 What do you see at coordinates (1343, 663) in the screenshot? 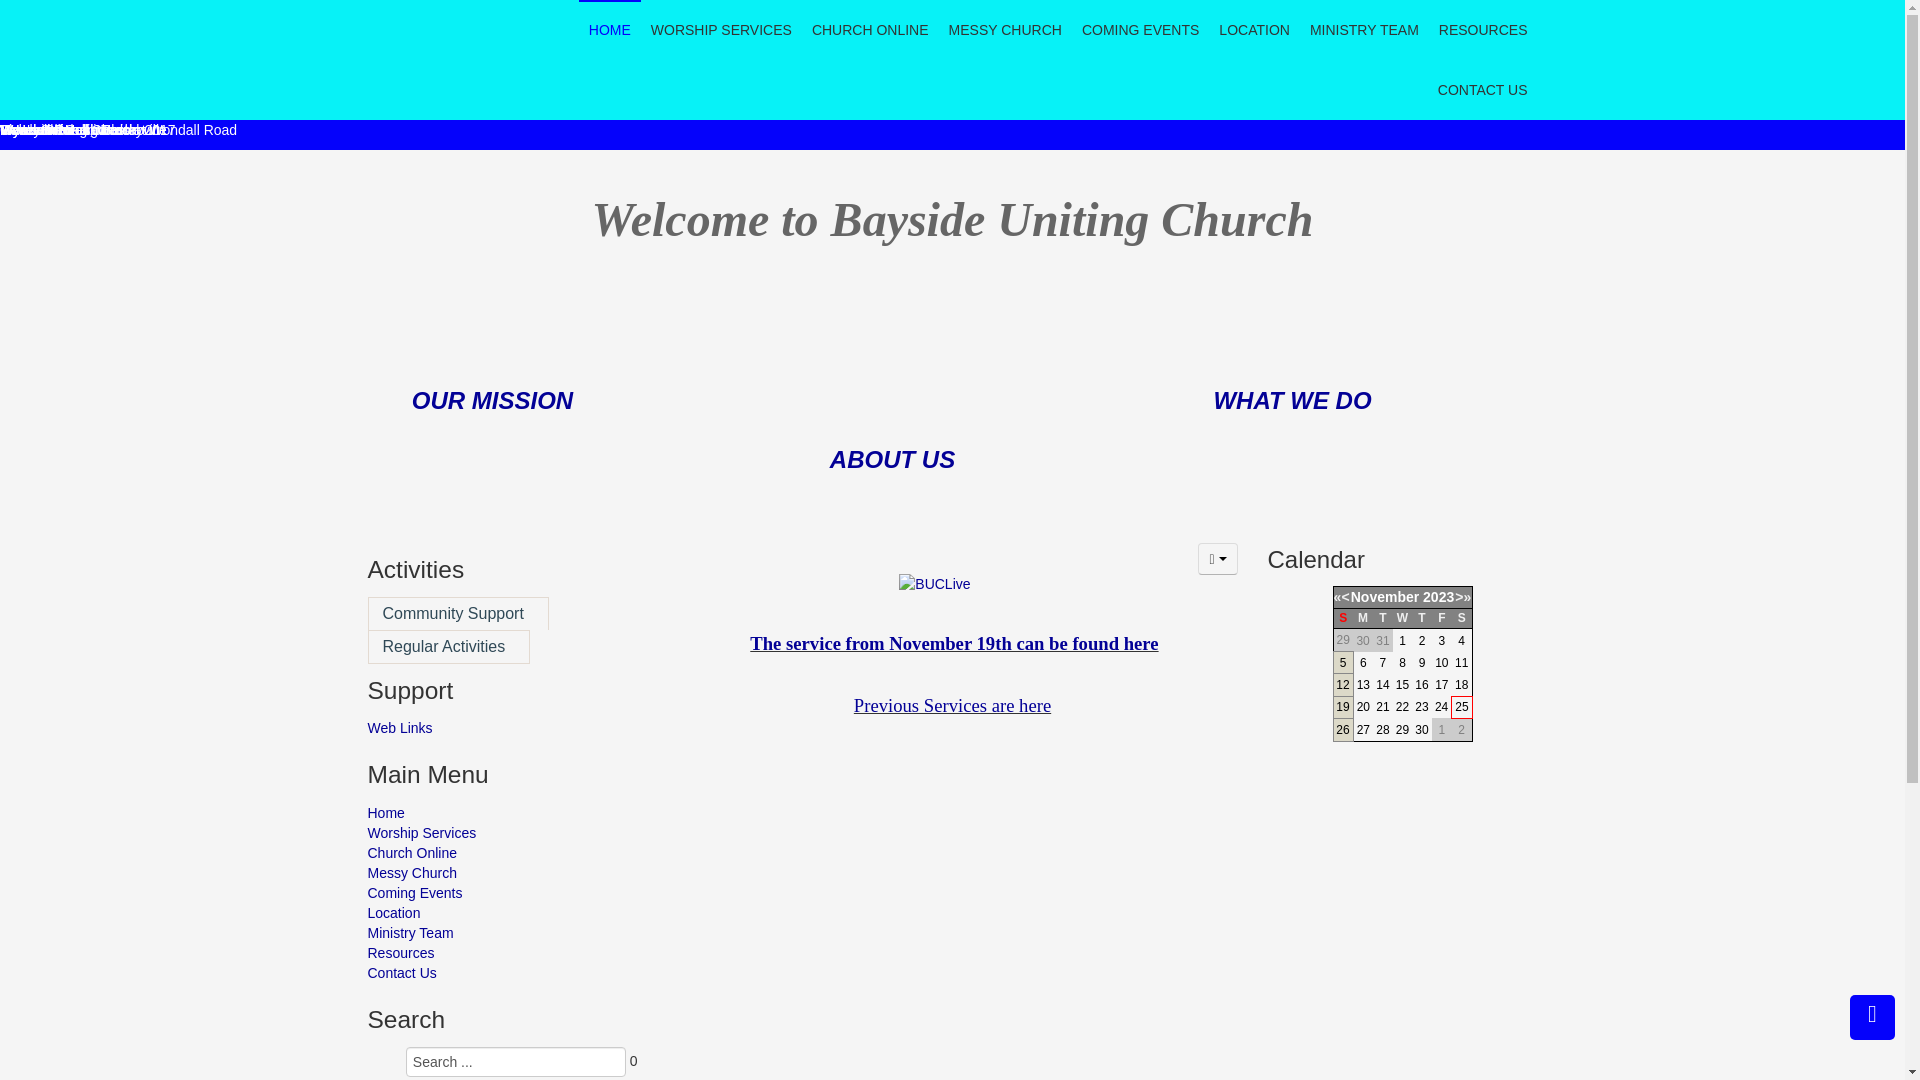
I see `'5'` at bounding box center [1343, 663].